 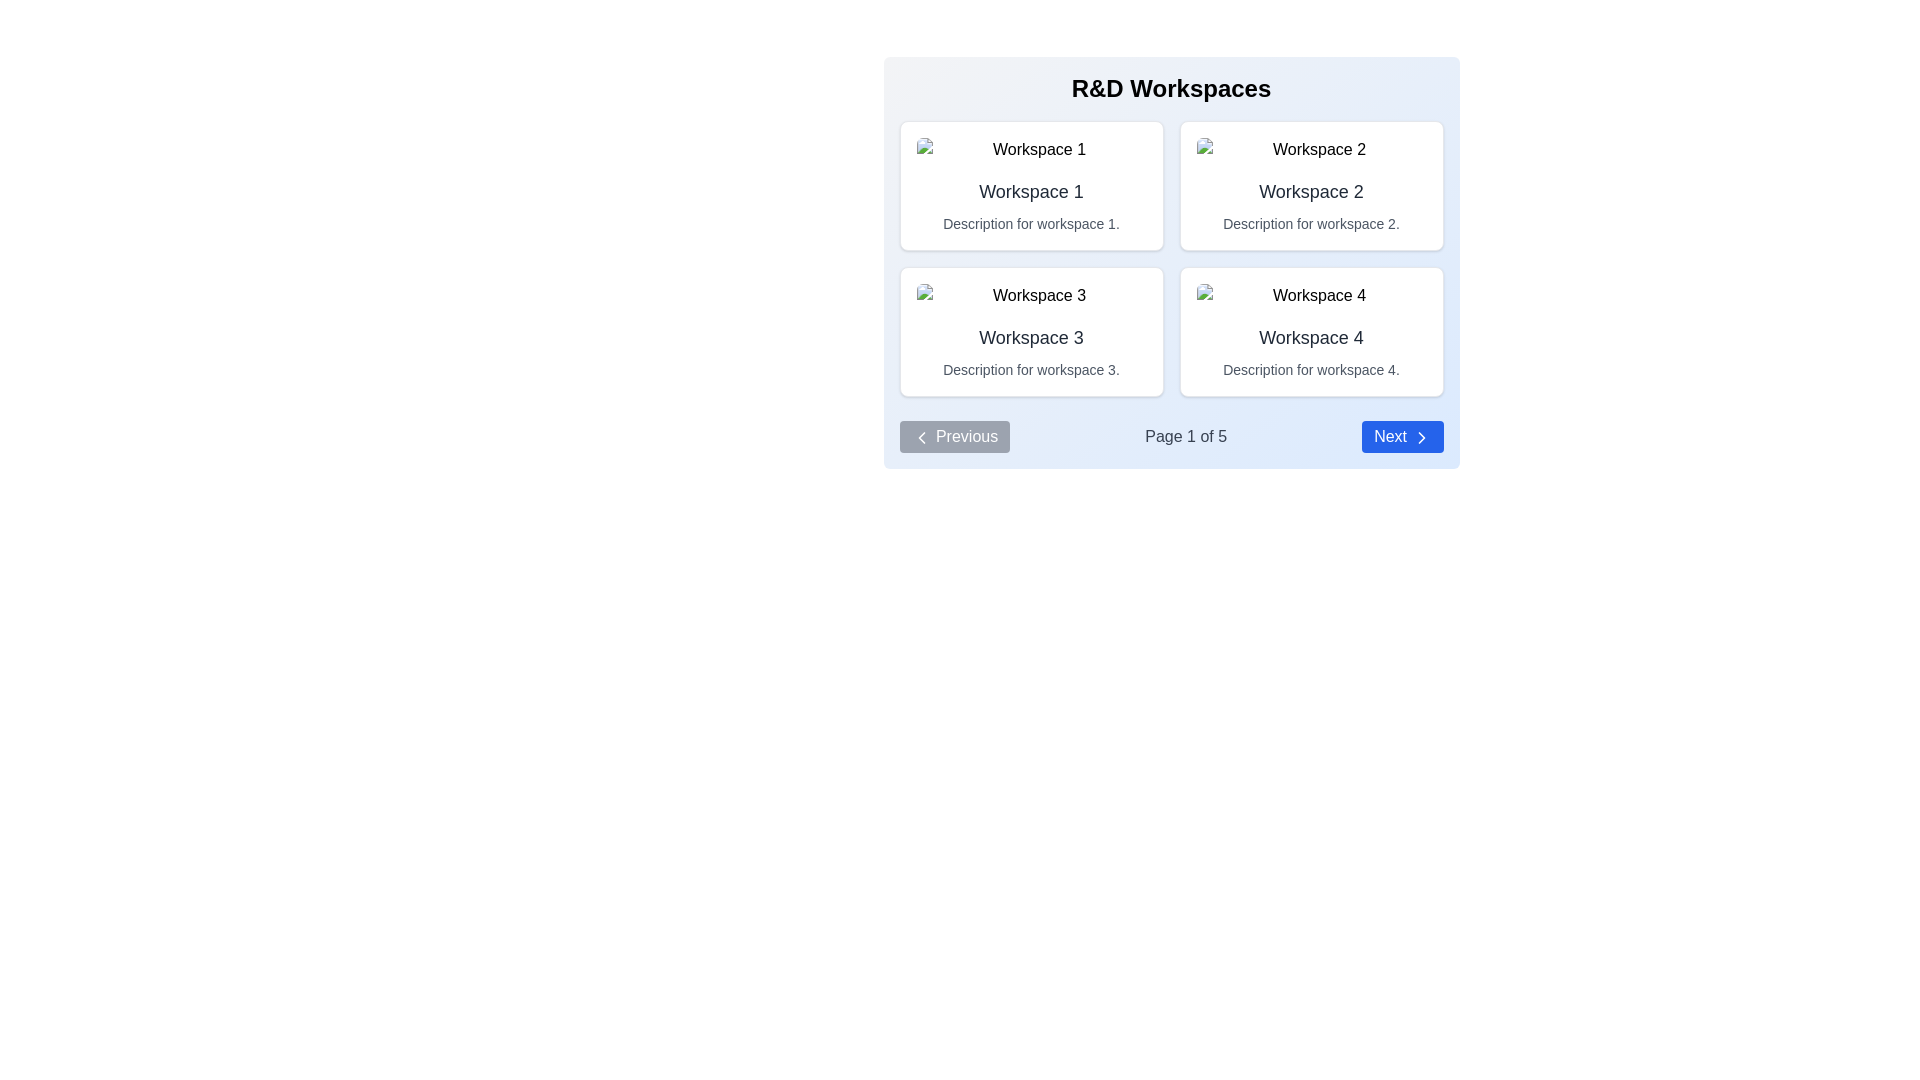 What do you see at coordinates (1311, 149) in the screenshot?
I see `image representing 'Workspace 2' located at the top of the card in the R&D Workspaces section by clicking on it` at bounding box center [1311, 149].